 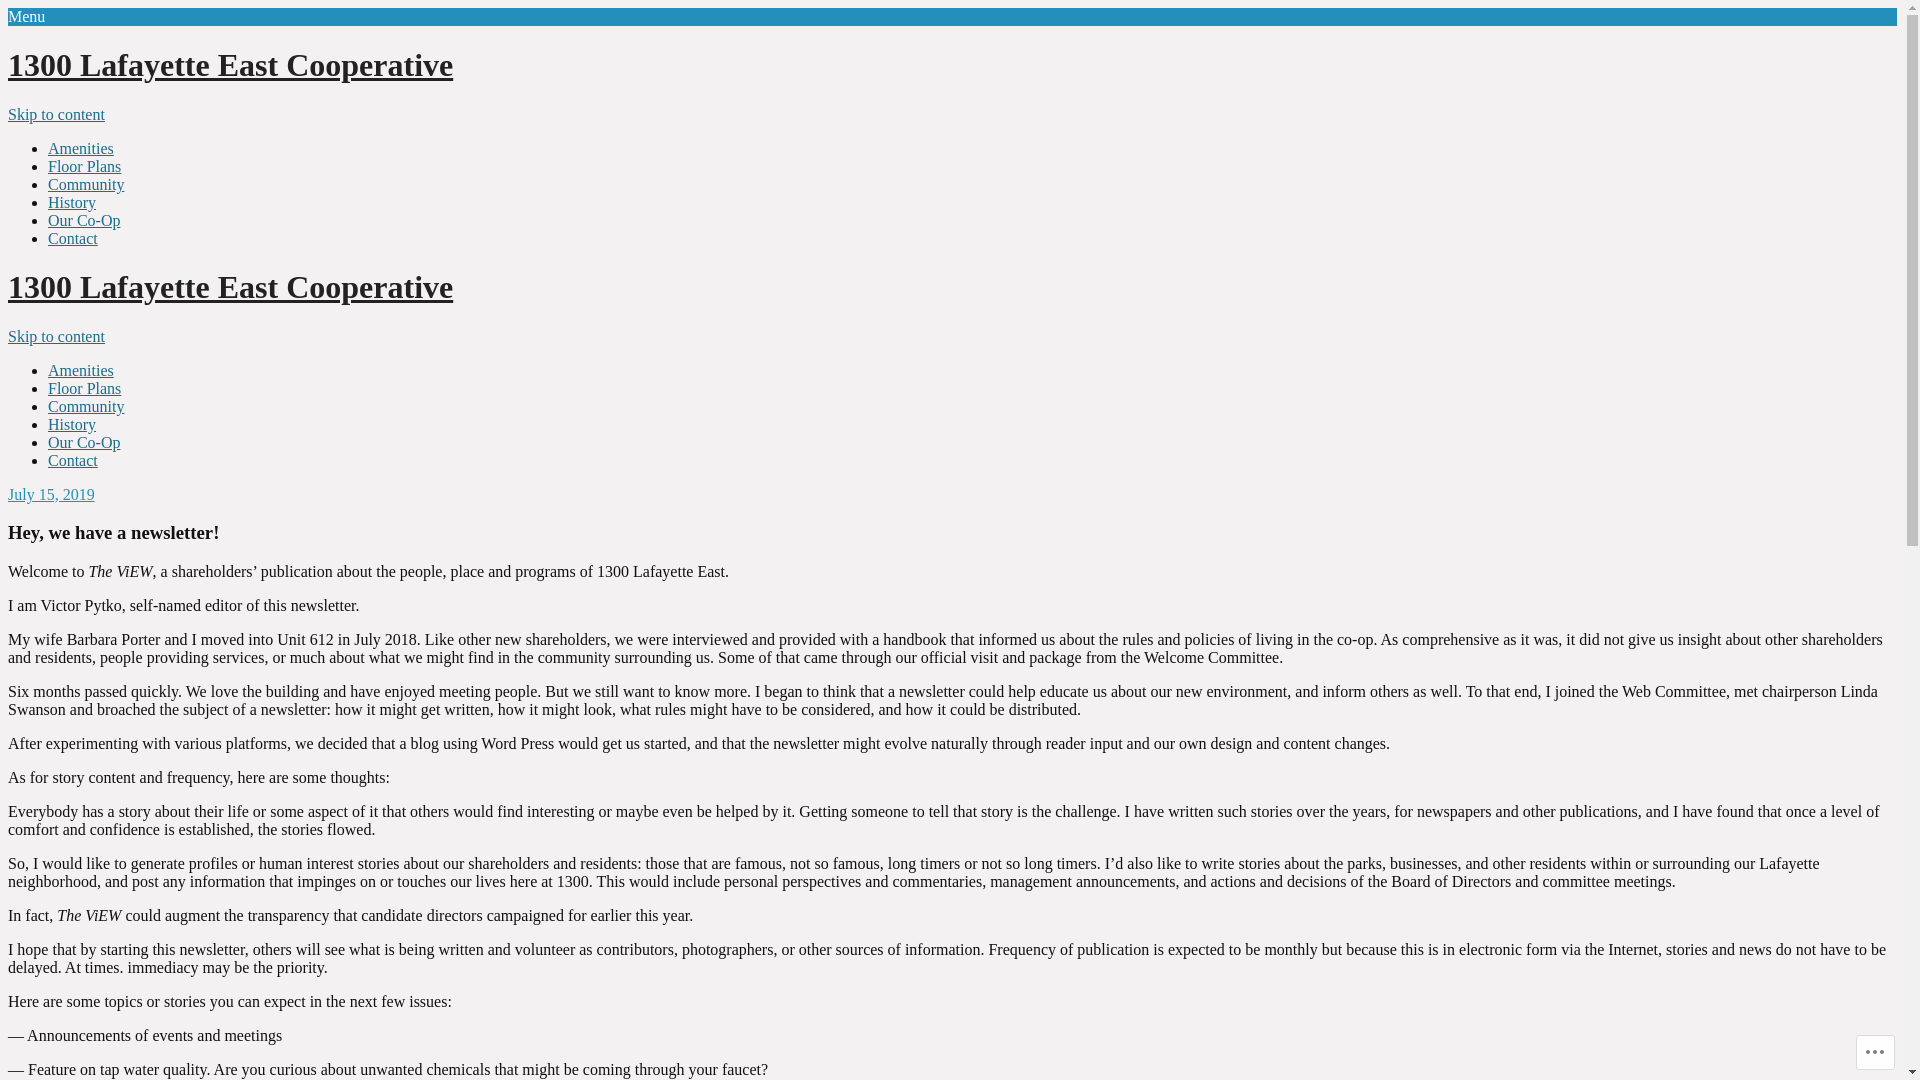 I want to click on 'Contact', so click(x=72, y=460).